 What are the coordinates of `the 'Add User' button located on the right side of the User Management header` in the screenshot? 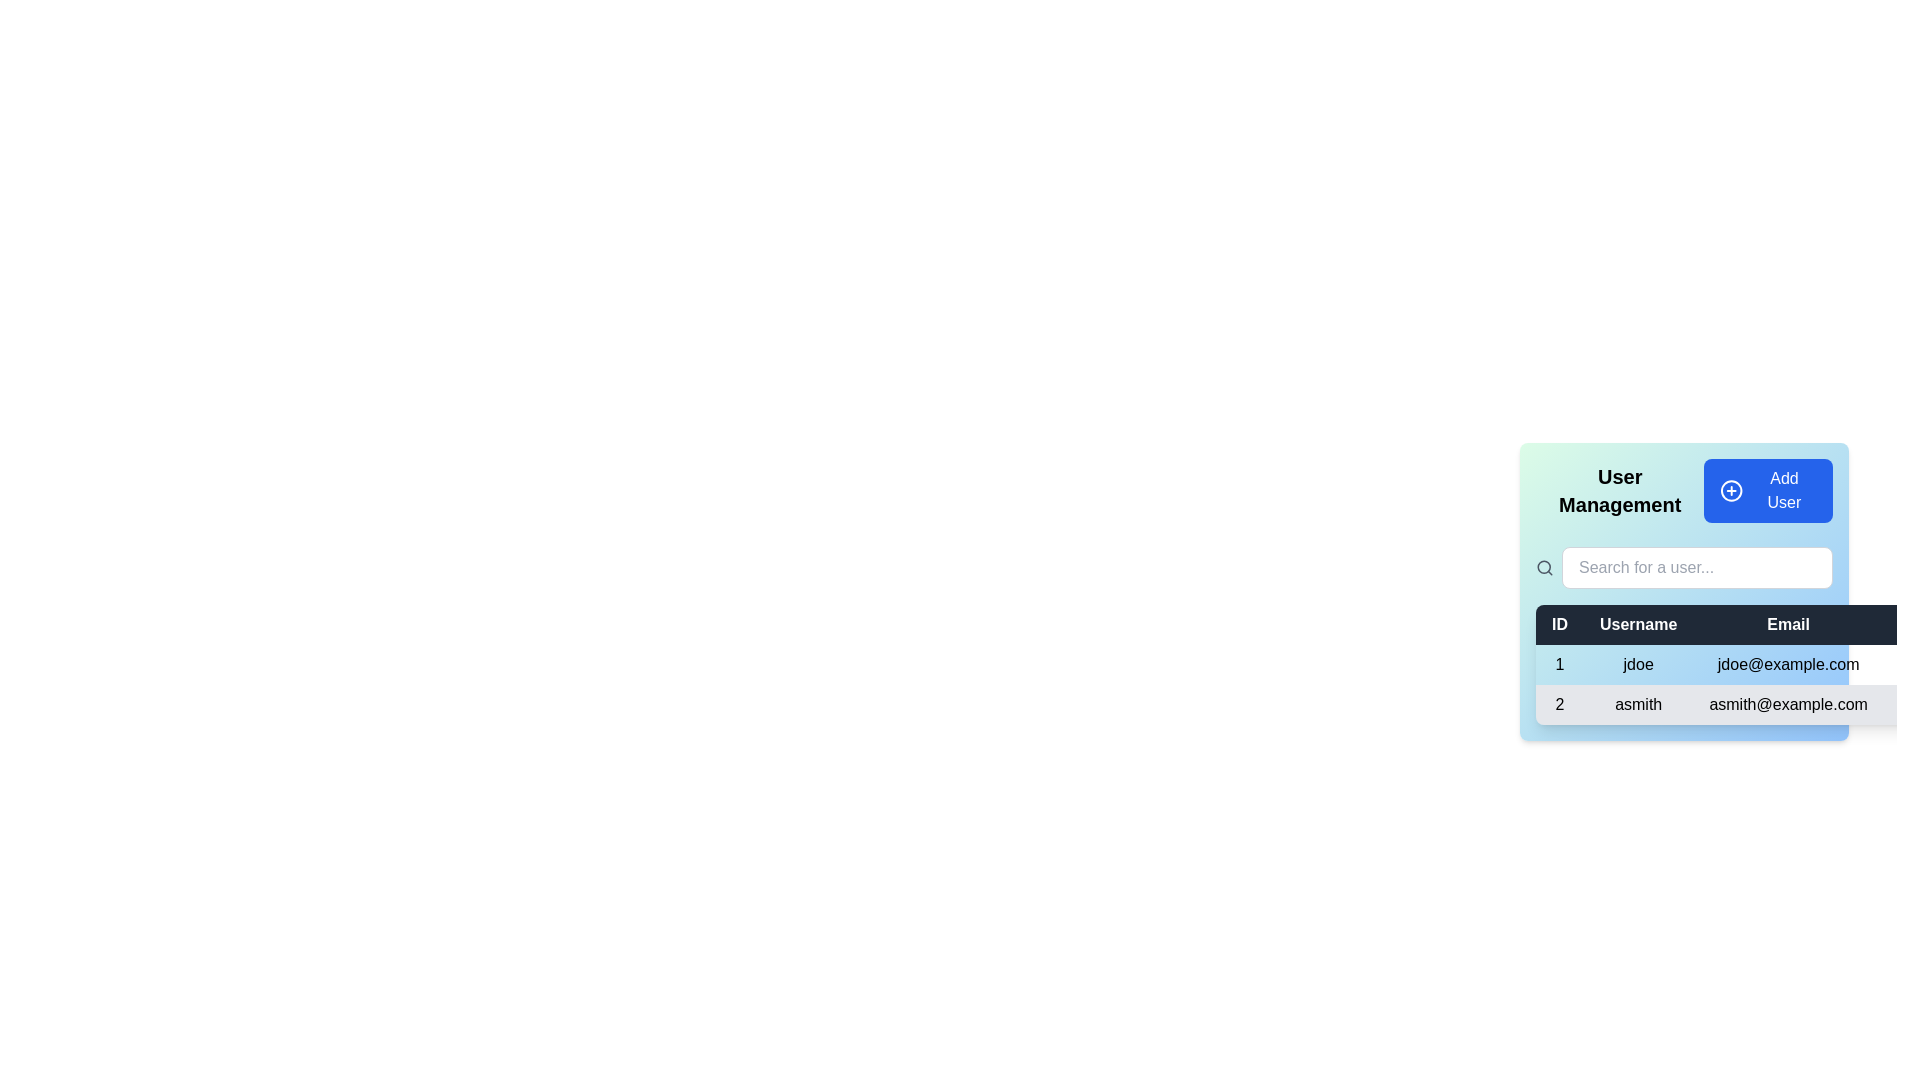 It's located at (1683, 490).